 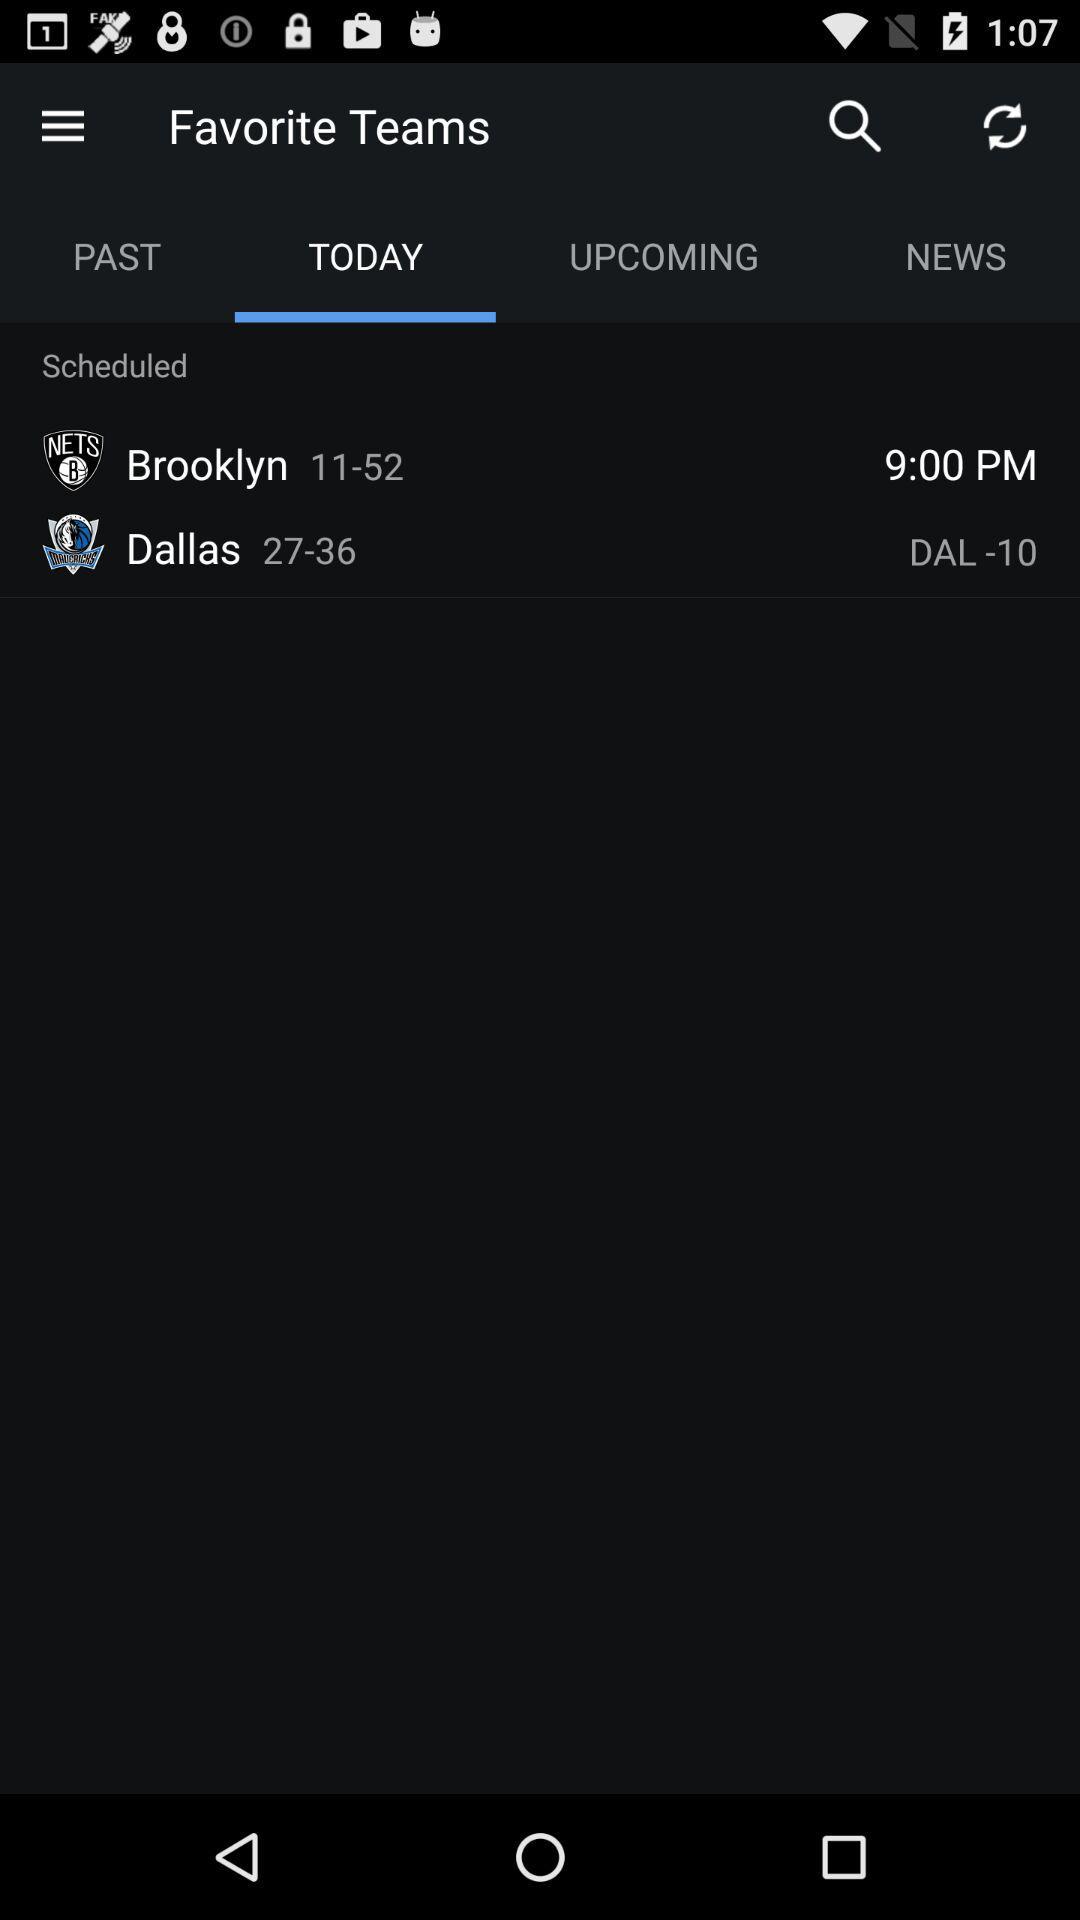 What do you see at coordinates (960, 462) in the screenshot?
I see `app above dal -10 icon` at bounding box center [960, 462].